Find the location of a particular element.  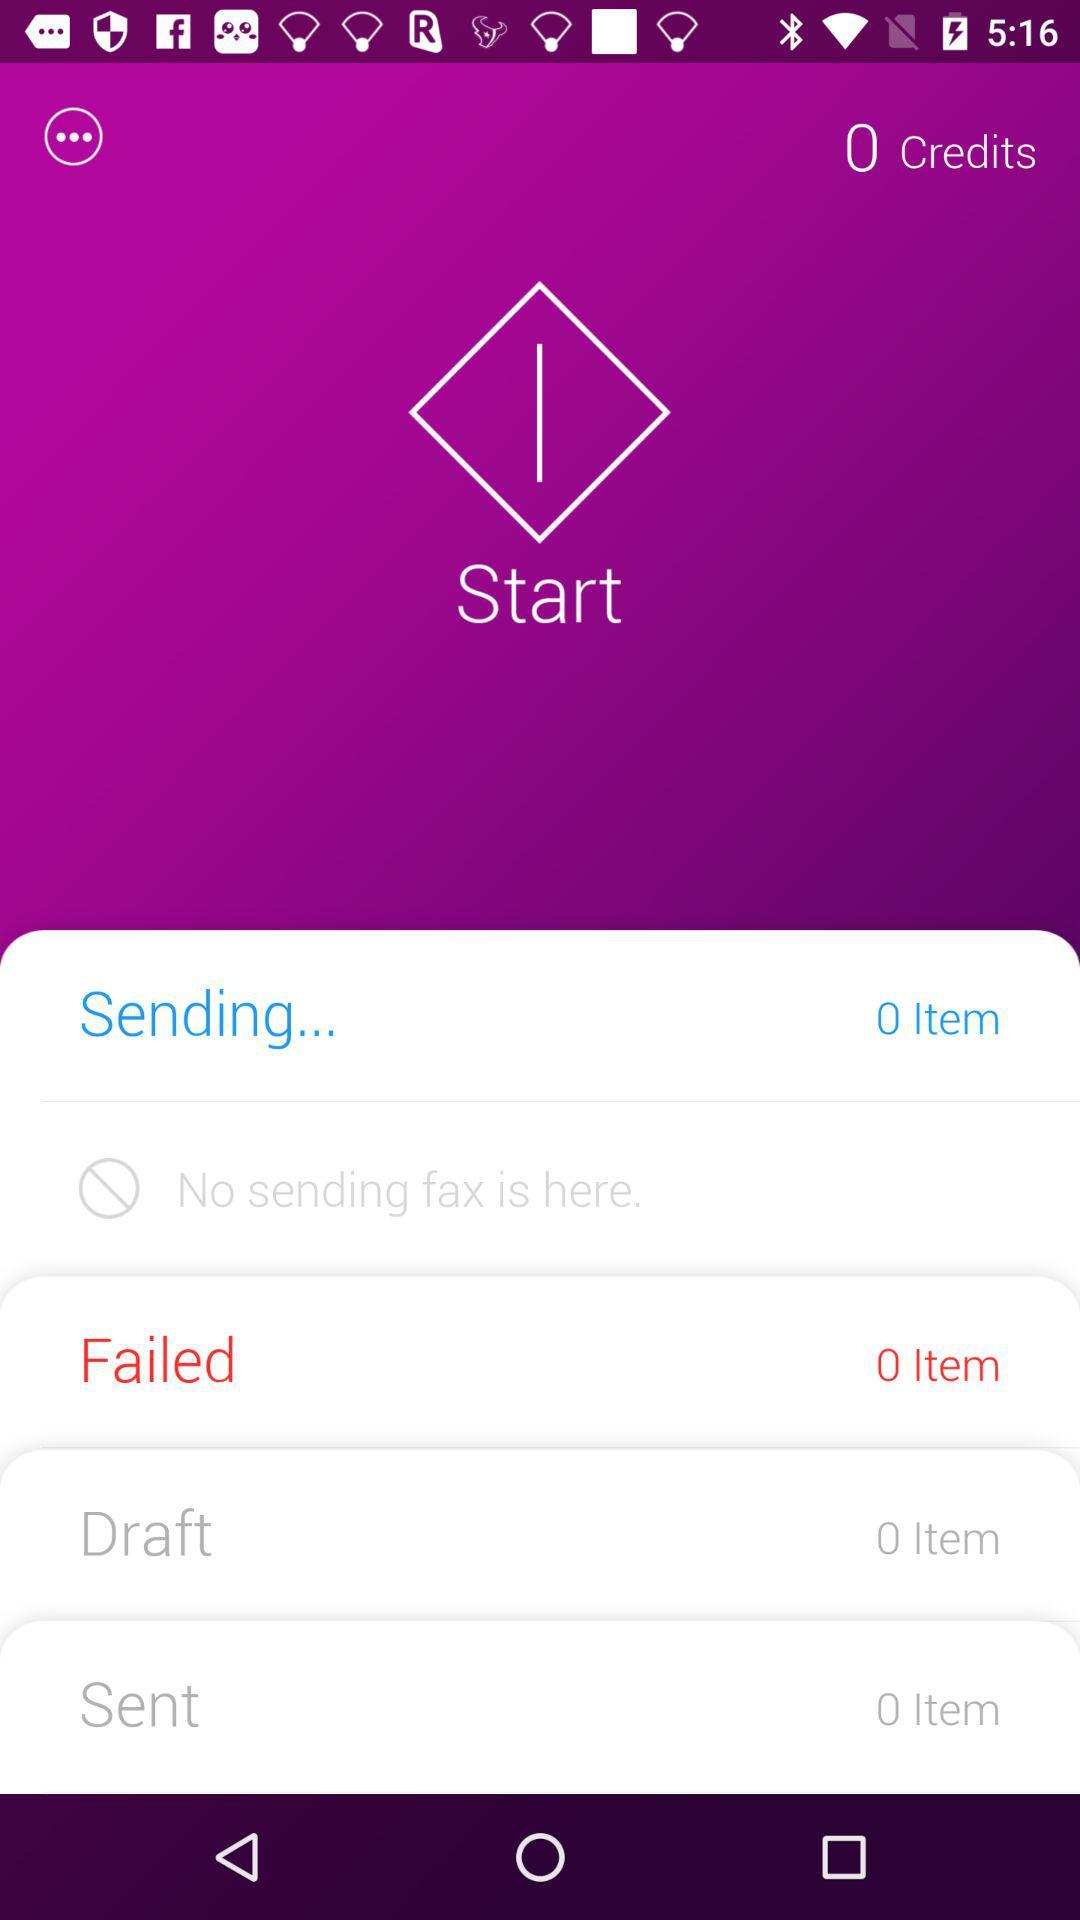

the more icon is located at coordinates (72, 135).